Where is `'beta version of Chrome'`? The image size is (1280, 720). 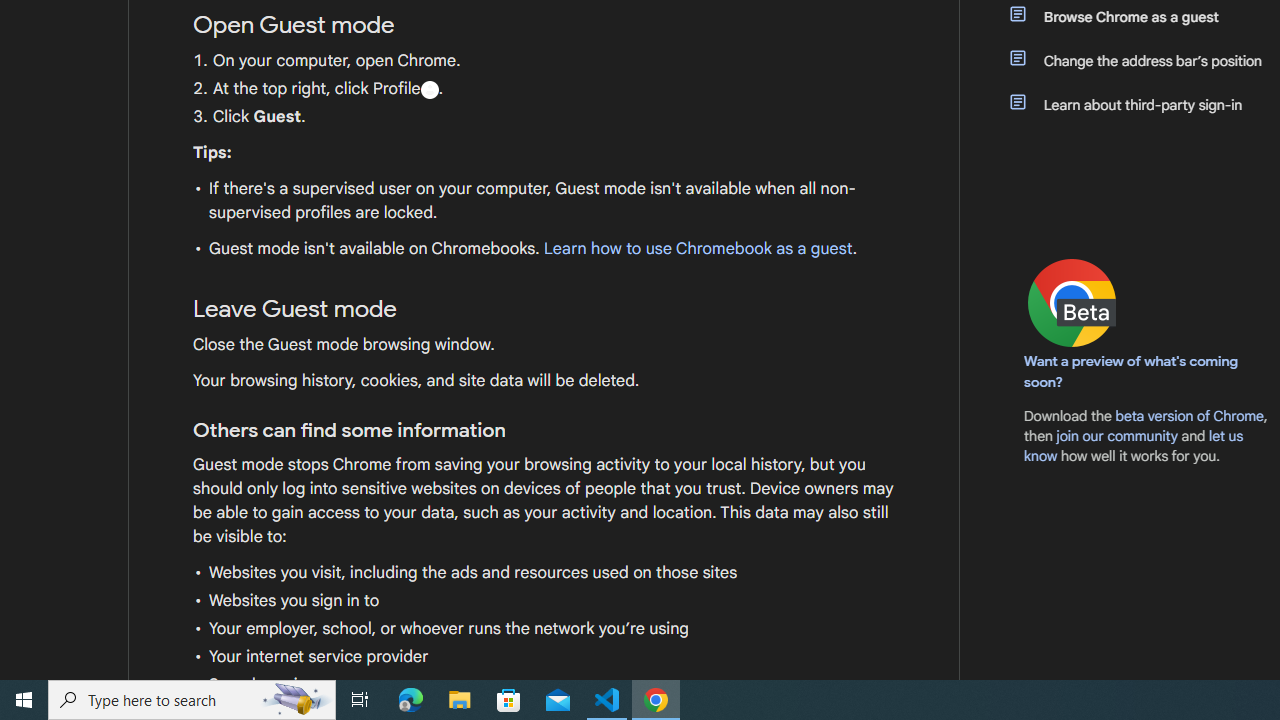
'beta version of Chrome' is located at coordinates (1189, 414).